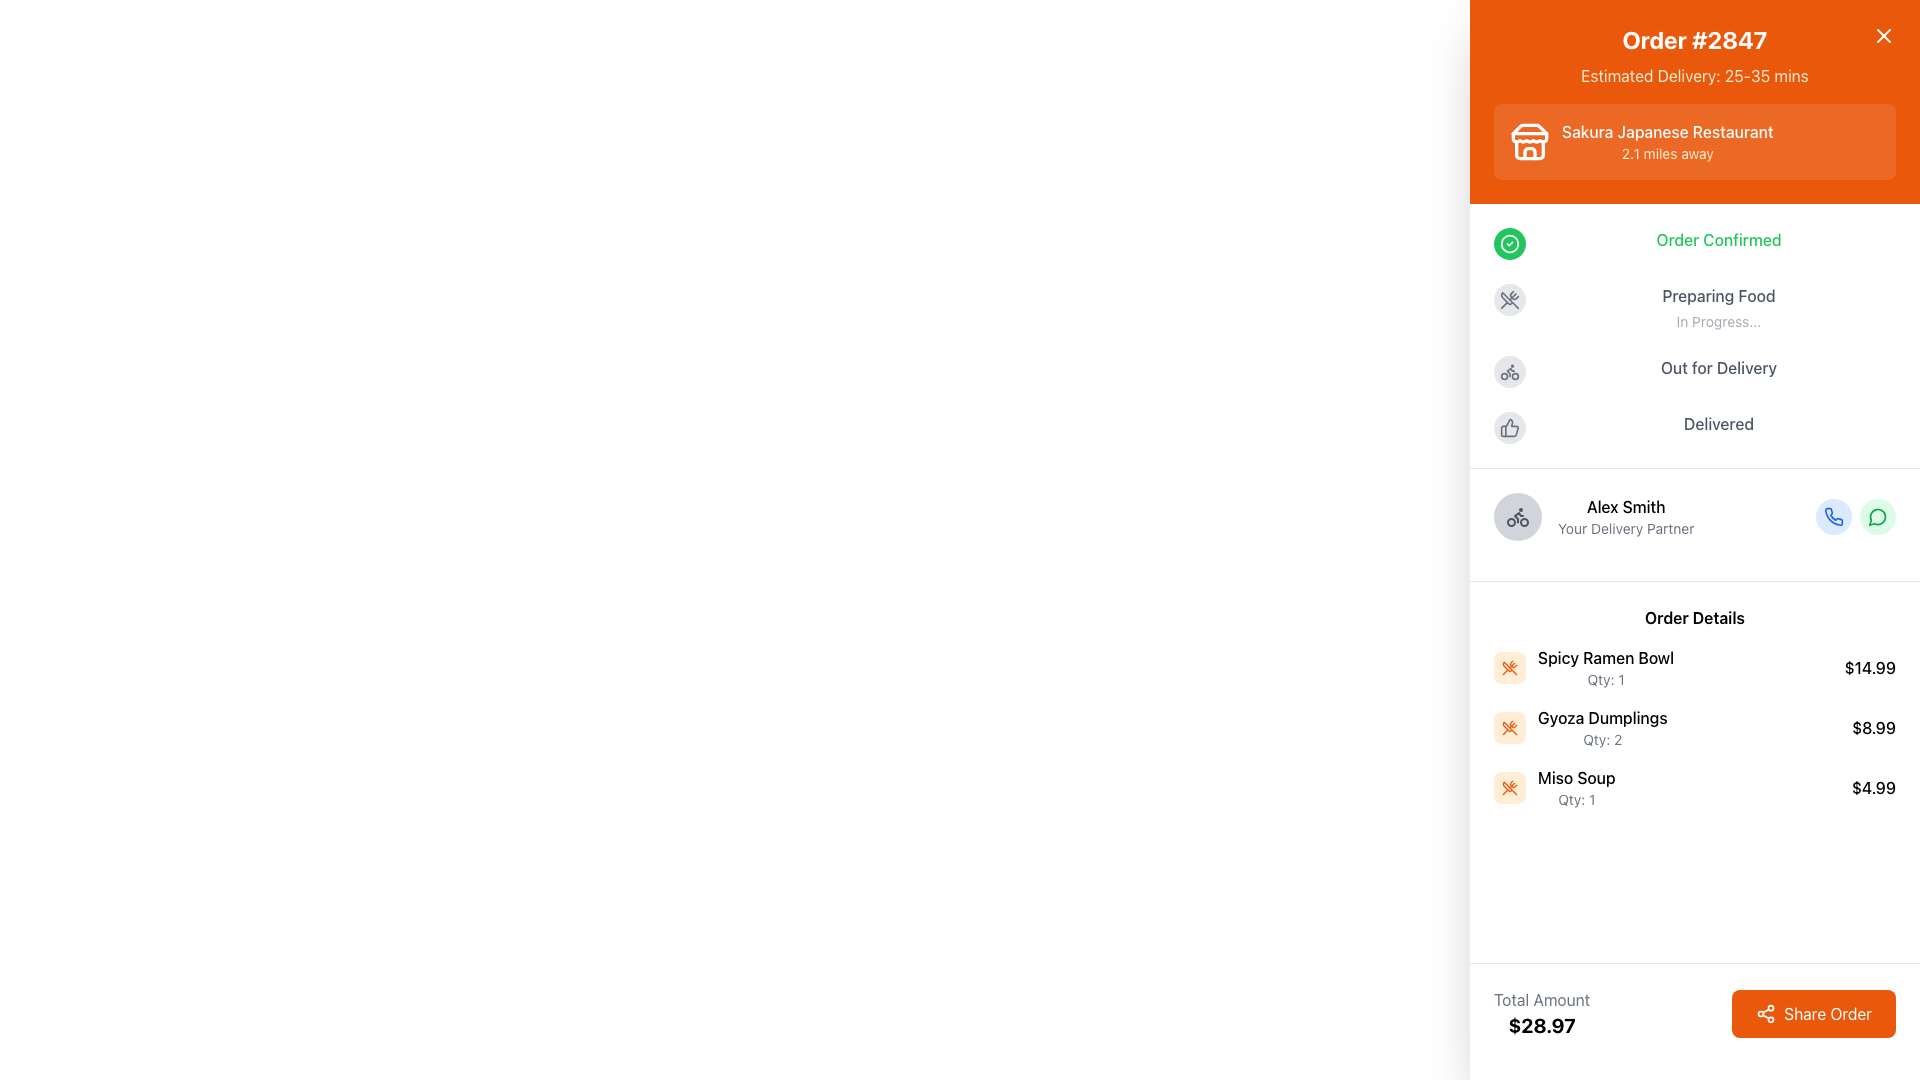 Image resolution: width=1920 pixels, height=1080 pixels. Describe the element at coordinates (1510, 787) in the screenshot. I see `the decorative food item icon located in the middle of the 'Order Details' section, which is the second of three similar icons` at that location.